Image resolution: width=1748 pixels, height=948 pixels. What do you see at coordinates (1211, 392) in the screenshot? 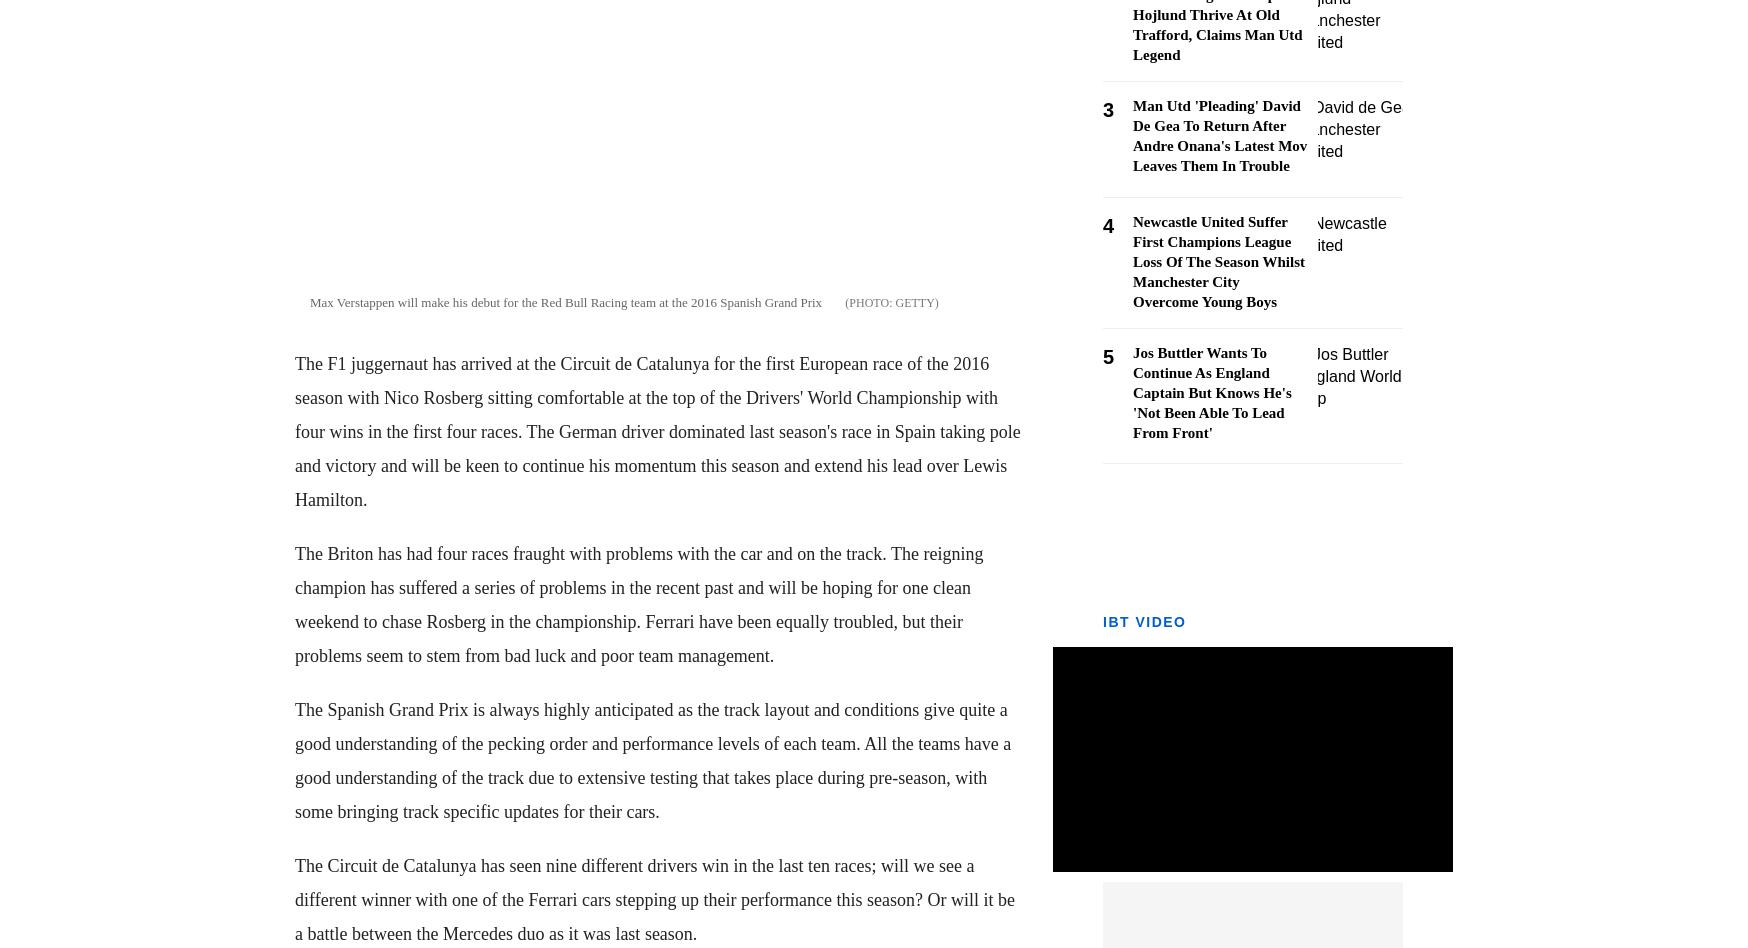
I see `'Jos Buttler Wants To Continue As England Captain But Knows He's 'Not Been Able To Lead From Front''` at bounding box center [1211, 392].